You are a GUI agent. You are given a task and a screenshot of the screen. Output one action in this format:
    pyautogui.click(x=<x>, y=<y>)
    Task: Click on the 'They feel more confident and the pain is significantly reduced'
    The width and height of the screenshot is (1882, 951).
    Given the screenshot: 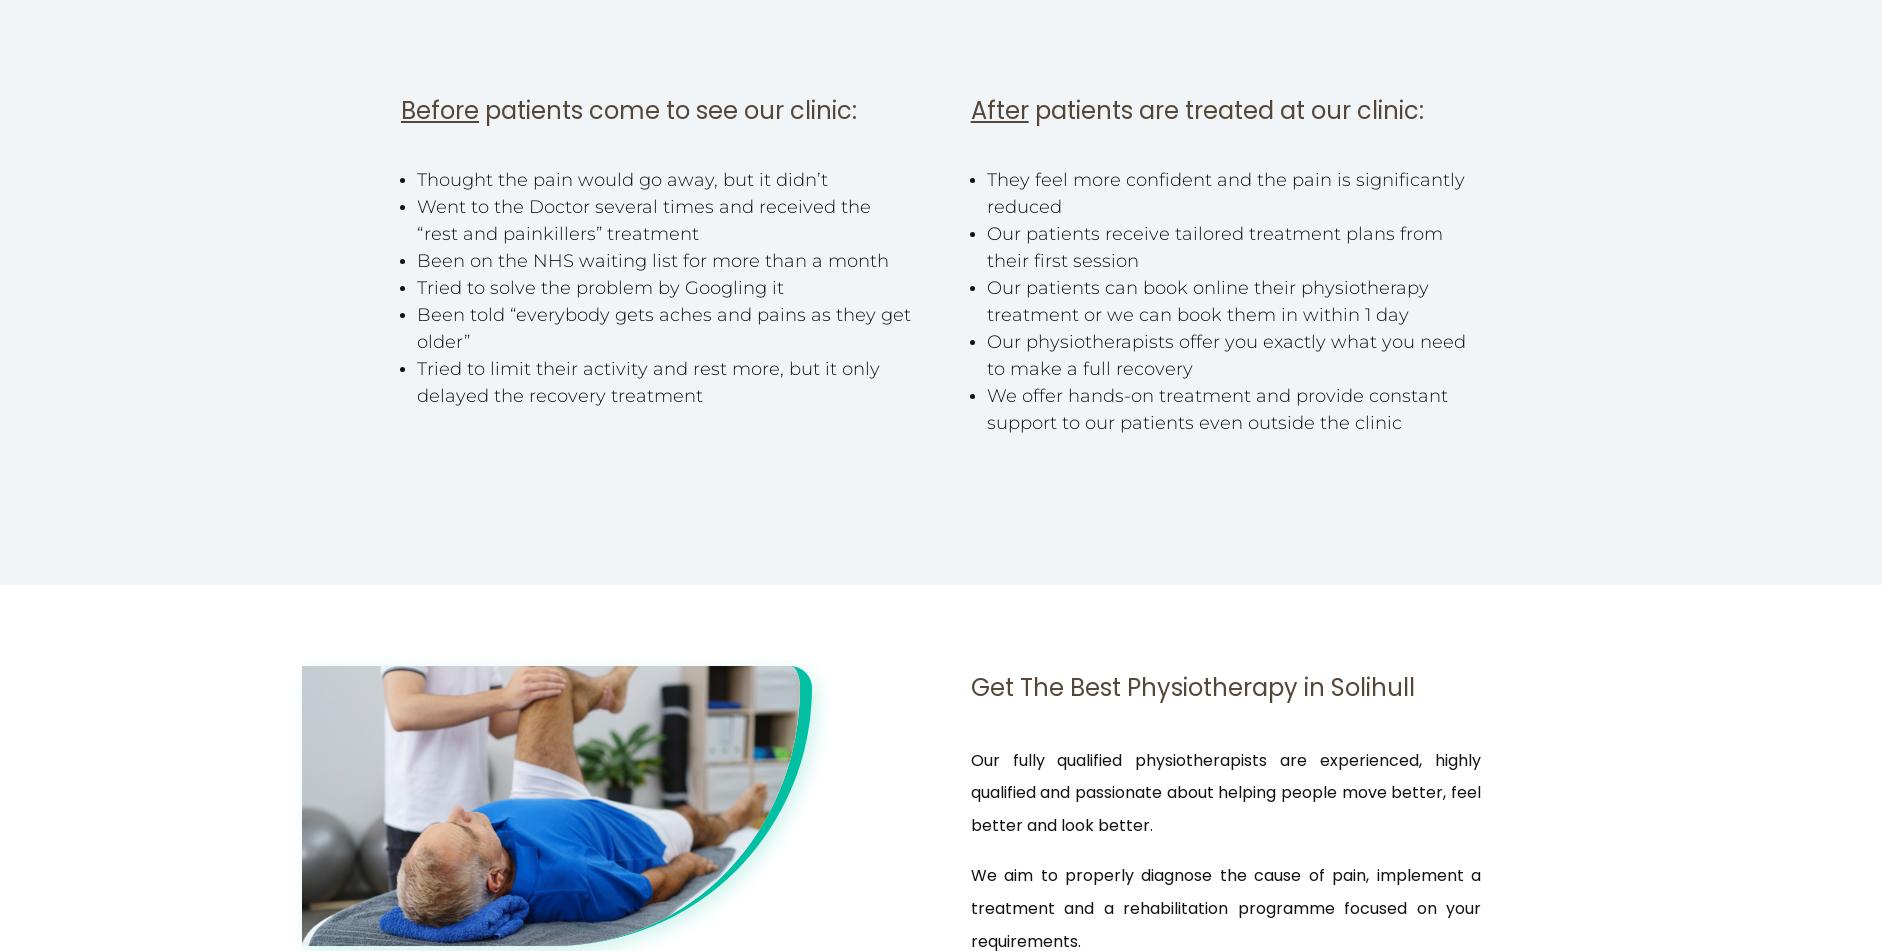 What is the action you would take?
    pyautogui.click(x=1224, y=193)
    